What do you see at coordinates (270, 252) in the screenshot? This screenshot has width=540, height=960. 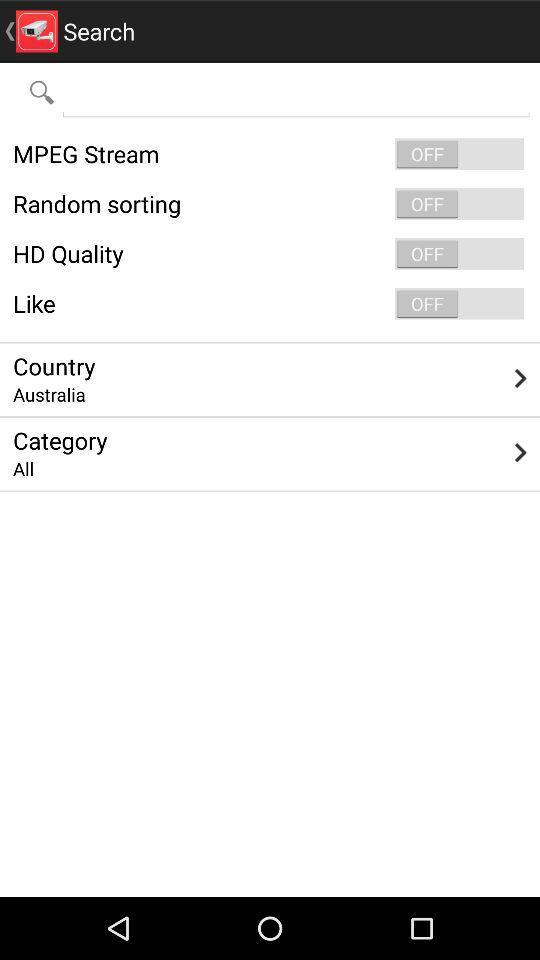 I see `icon above the like item` at bounding box center [270, 252].